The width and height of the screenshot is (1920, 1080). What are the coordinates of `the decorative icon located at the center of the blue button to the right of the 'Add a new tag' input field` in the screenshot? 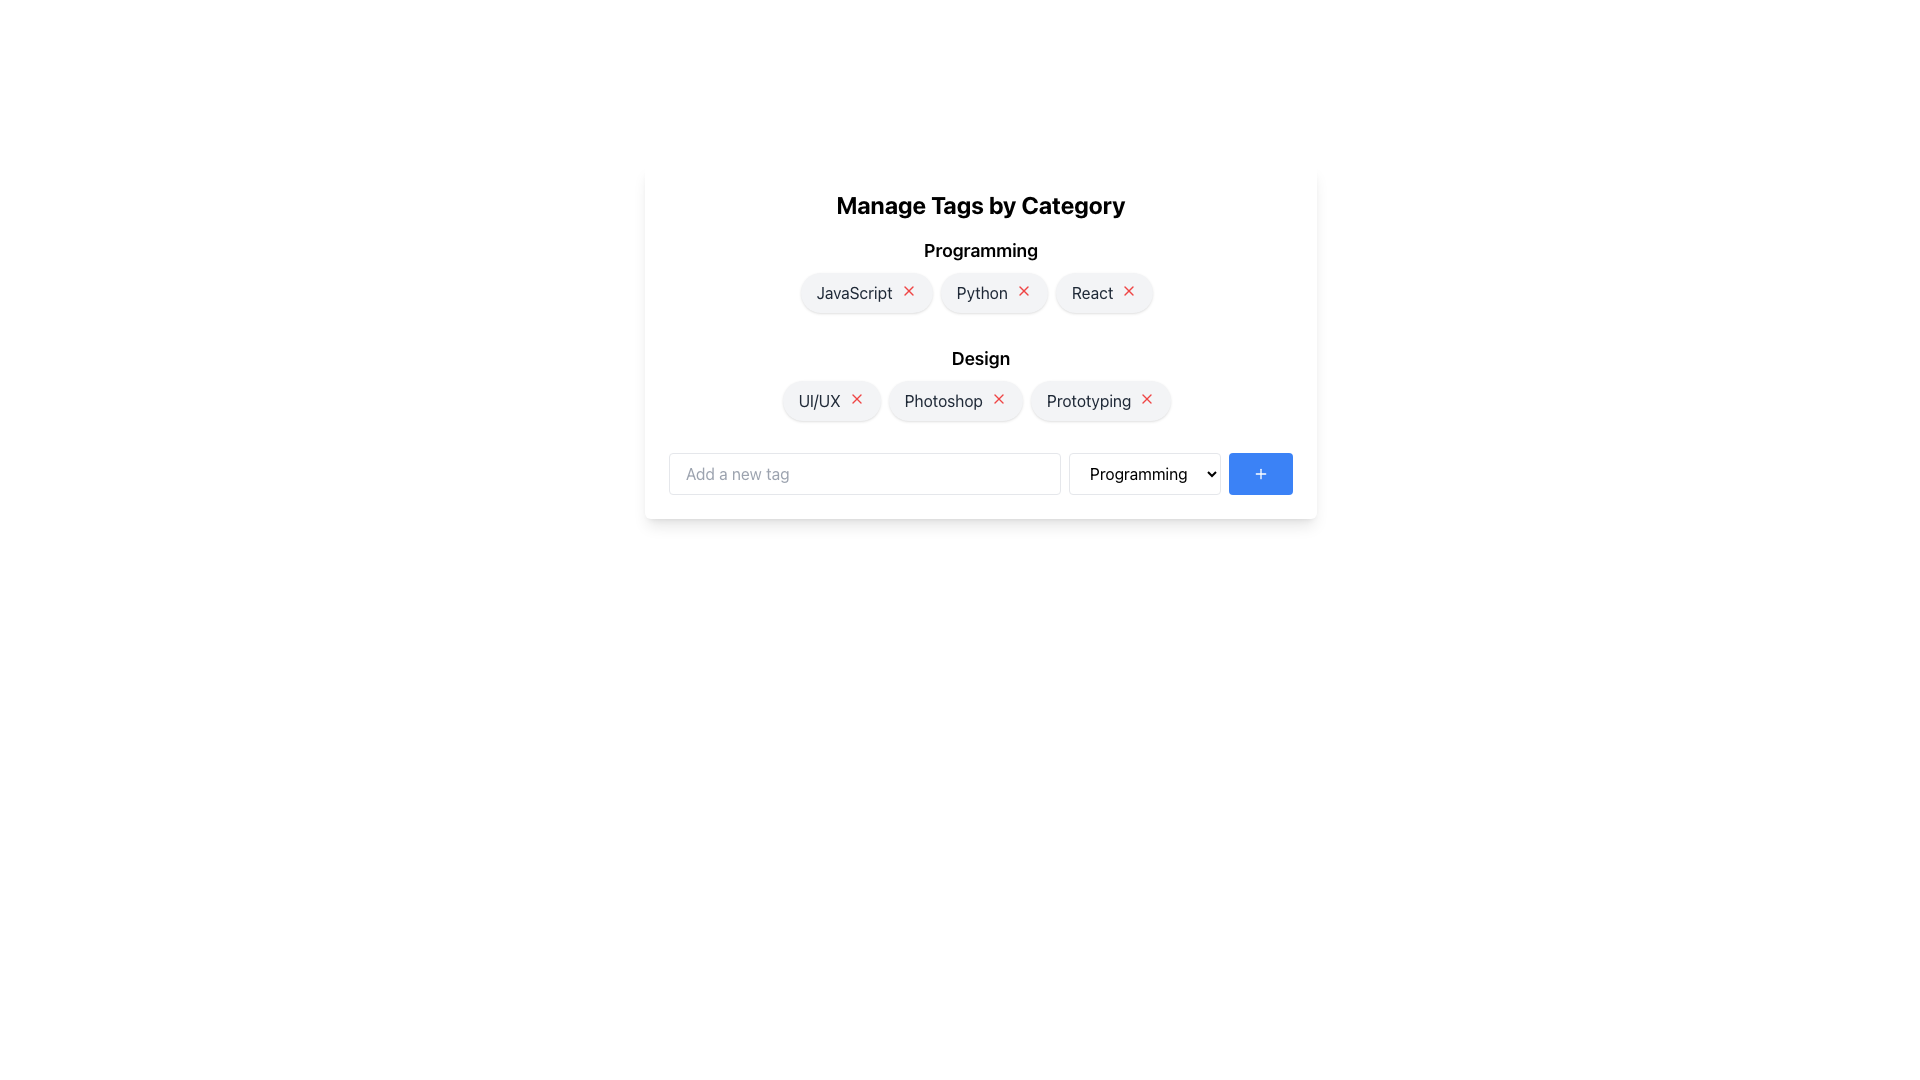 It's located at (1260, 474).